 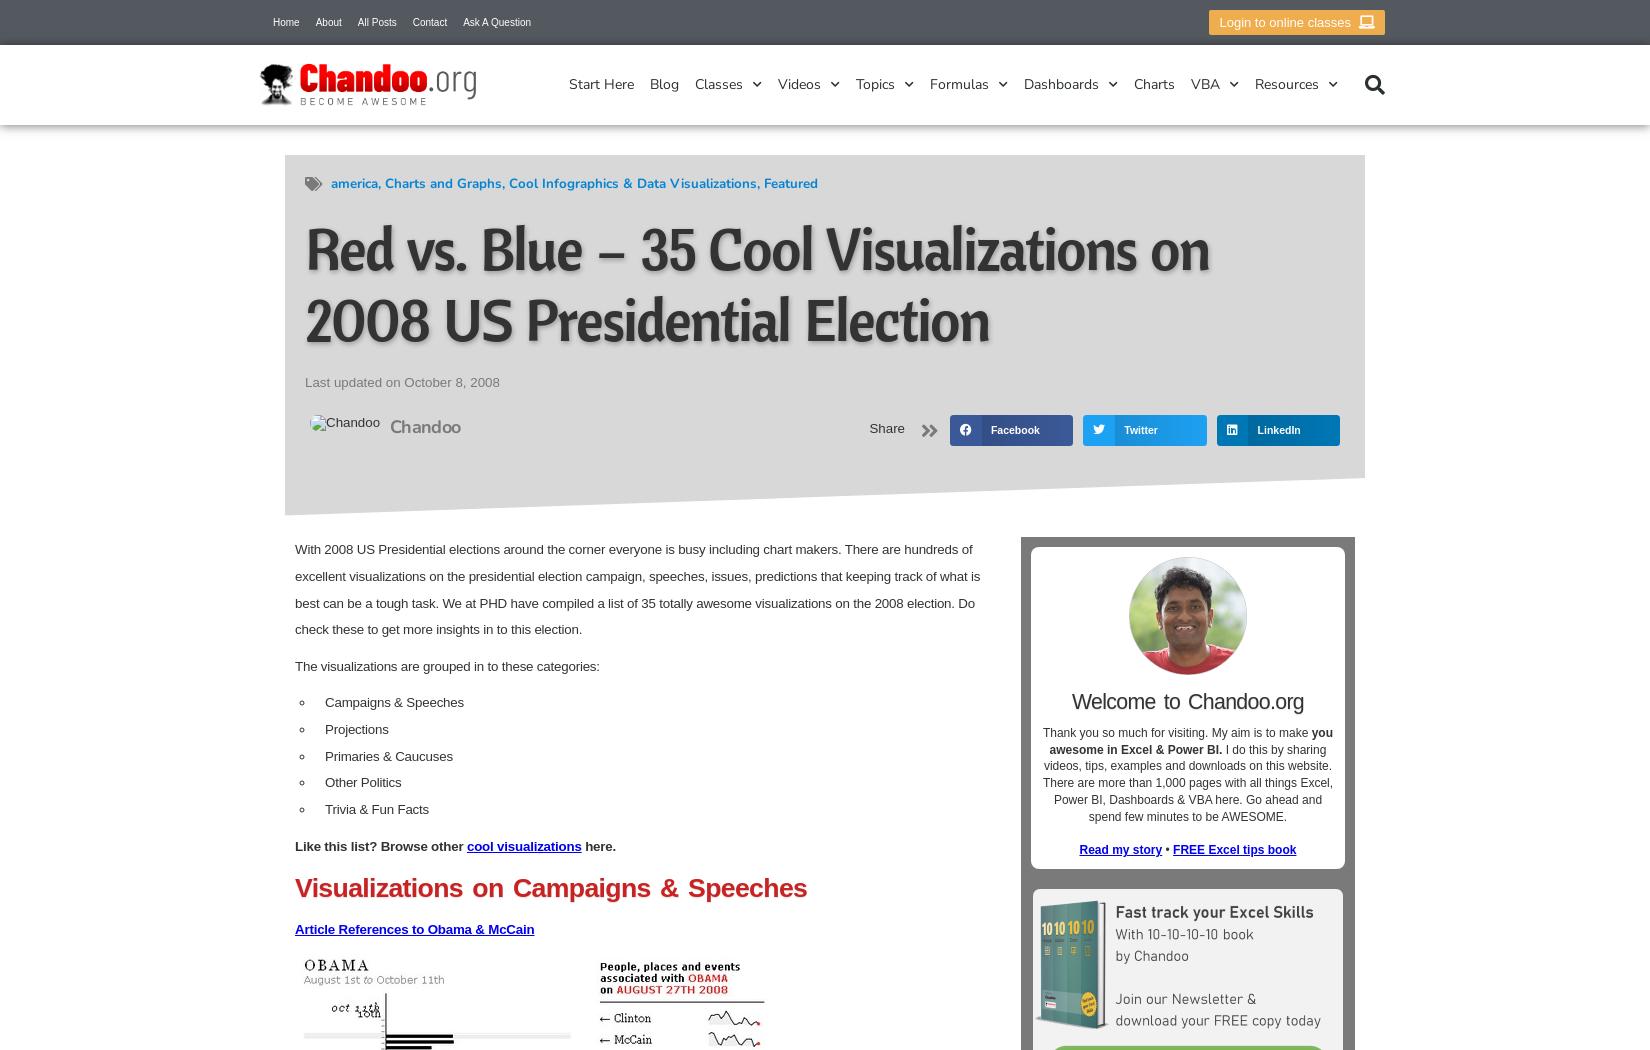 What do you see at coordinates (762, 183) in the screenshot?
I see `'Featured'` at bounding box center [762, 183].